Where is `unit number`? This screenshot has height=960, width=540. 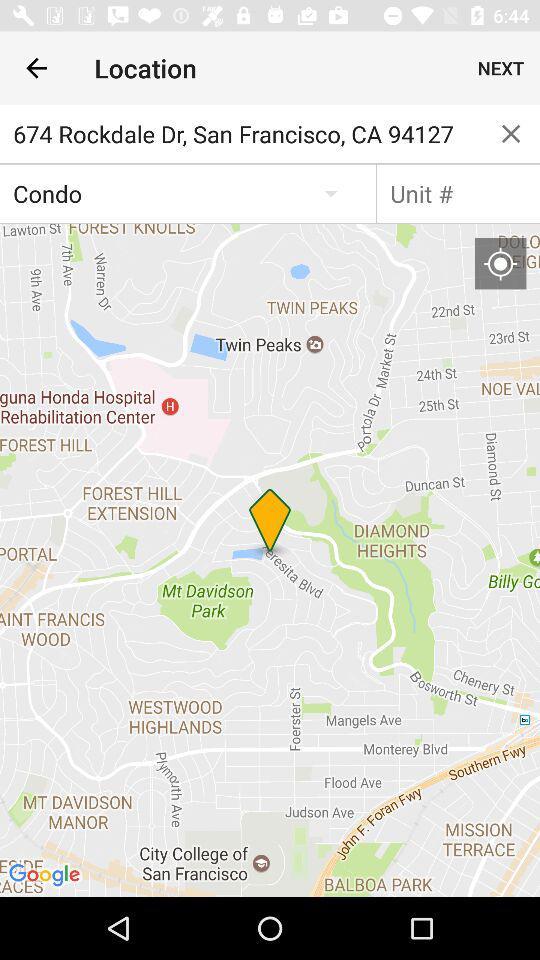 unit number is located at coordinates (458, 193).